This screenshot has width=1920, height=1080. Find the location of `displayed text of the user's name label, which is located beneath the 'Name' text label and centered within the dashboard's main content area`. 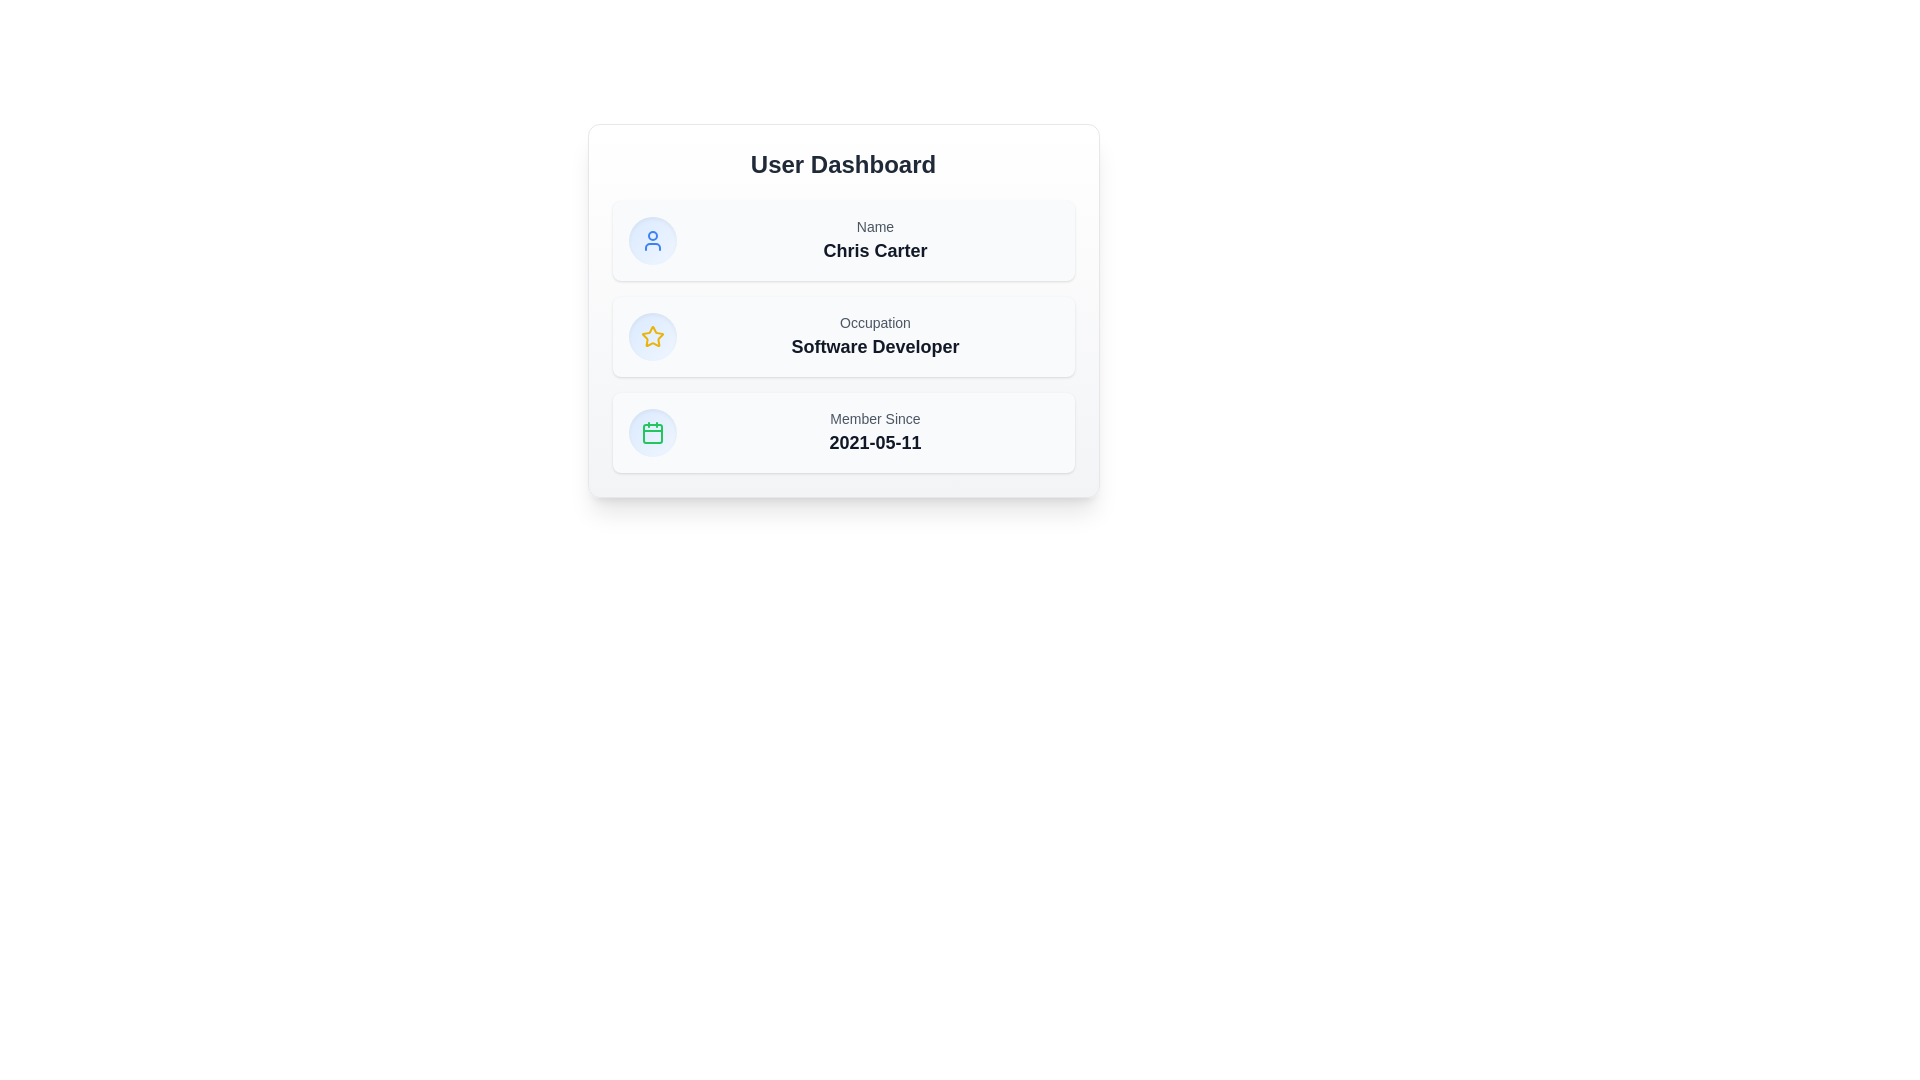

displayed text of the user's name label, which is located beneath the 'Name' text label and centered within the dashboard's main content area is located at coordinates (875, 249).